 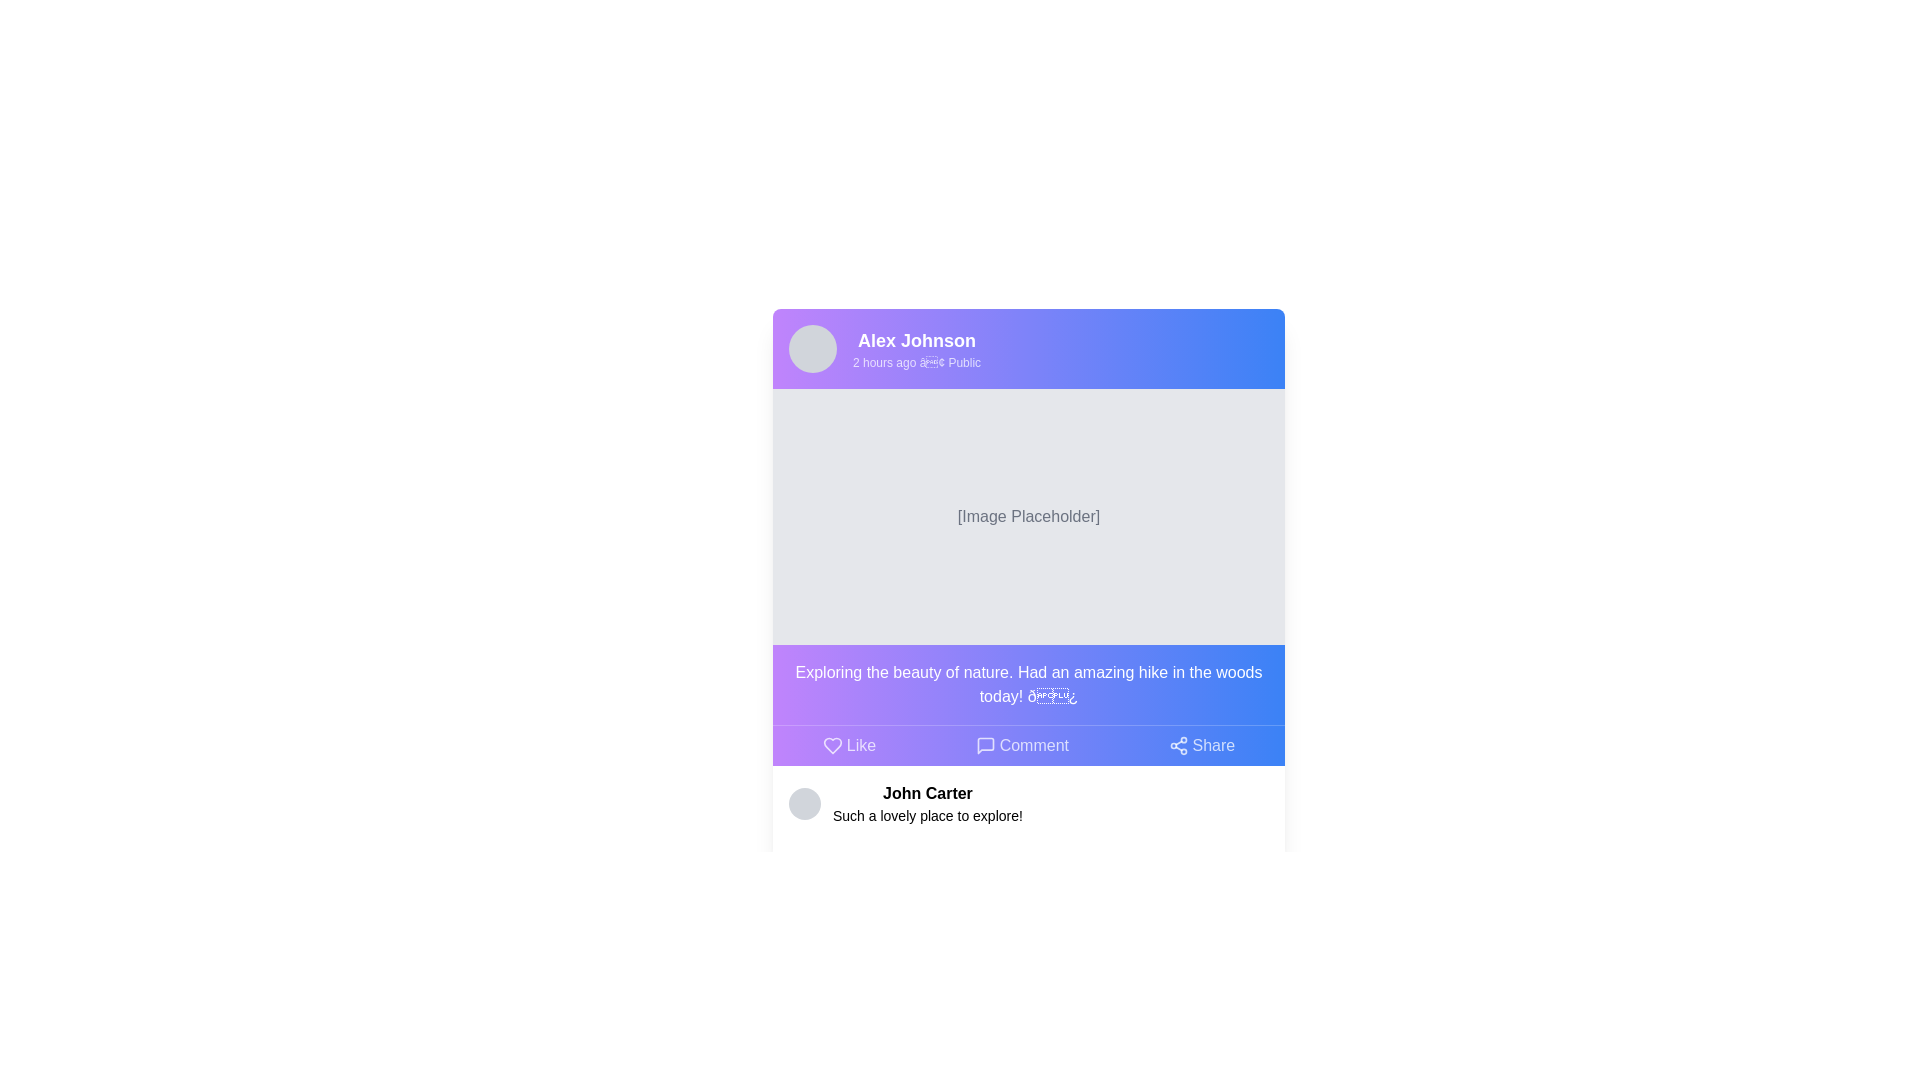 What do you see at coordinates (1022, 745) in the screenshot?
I see `the comment button located between 'Like' and 'Share' at the bottom of the content card` at bounding box center [1022, 745].